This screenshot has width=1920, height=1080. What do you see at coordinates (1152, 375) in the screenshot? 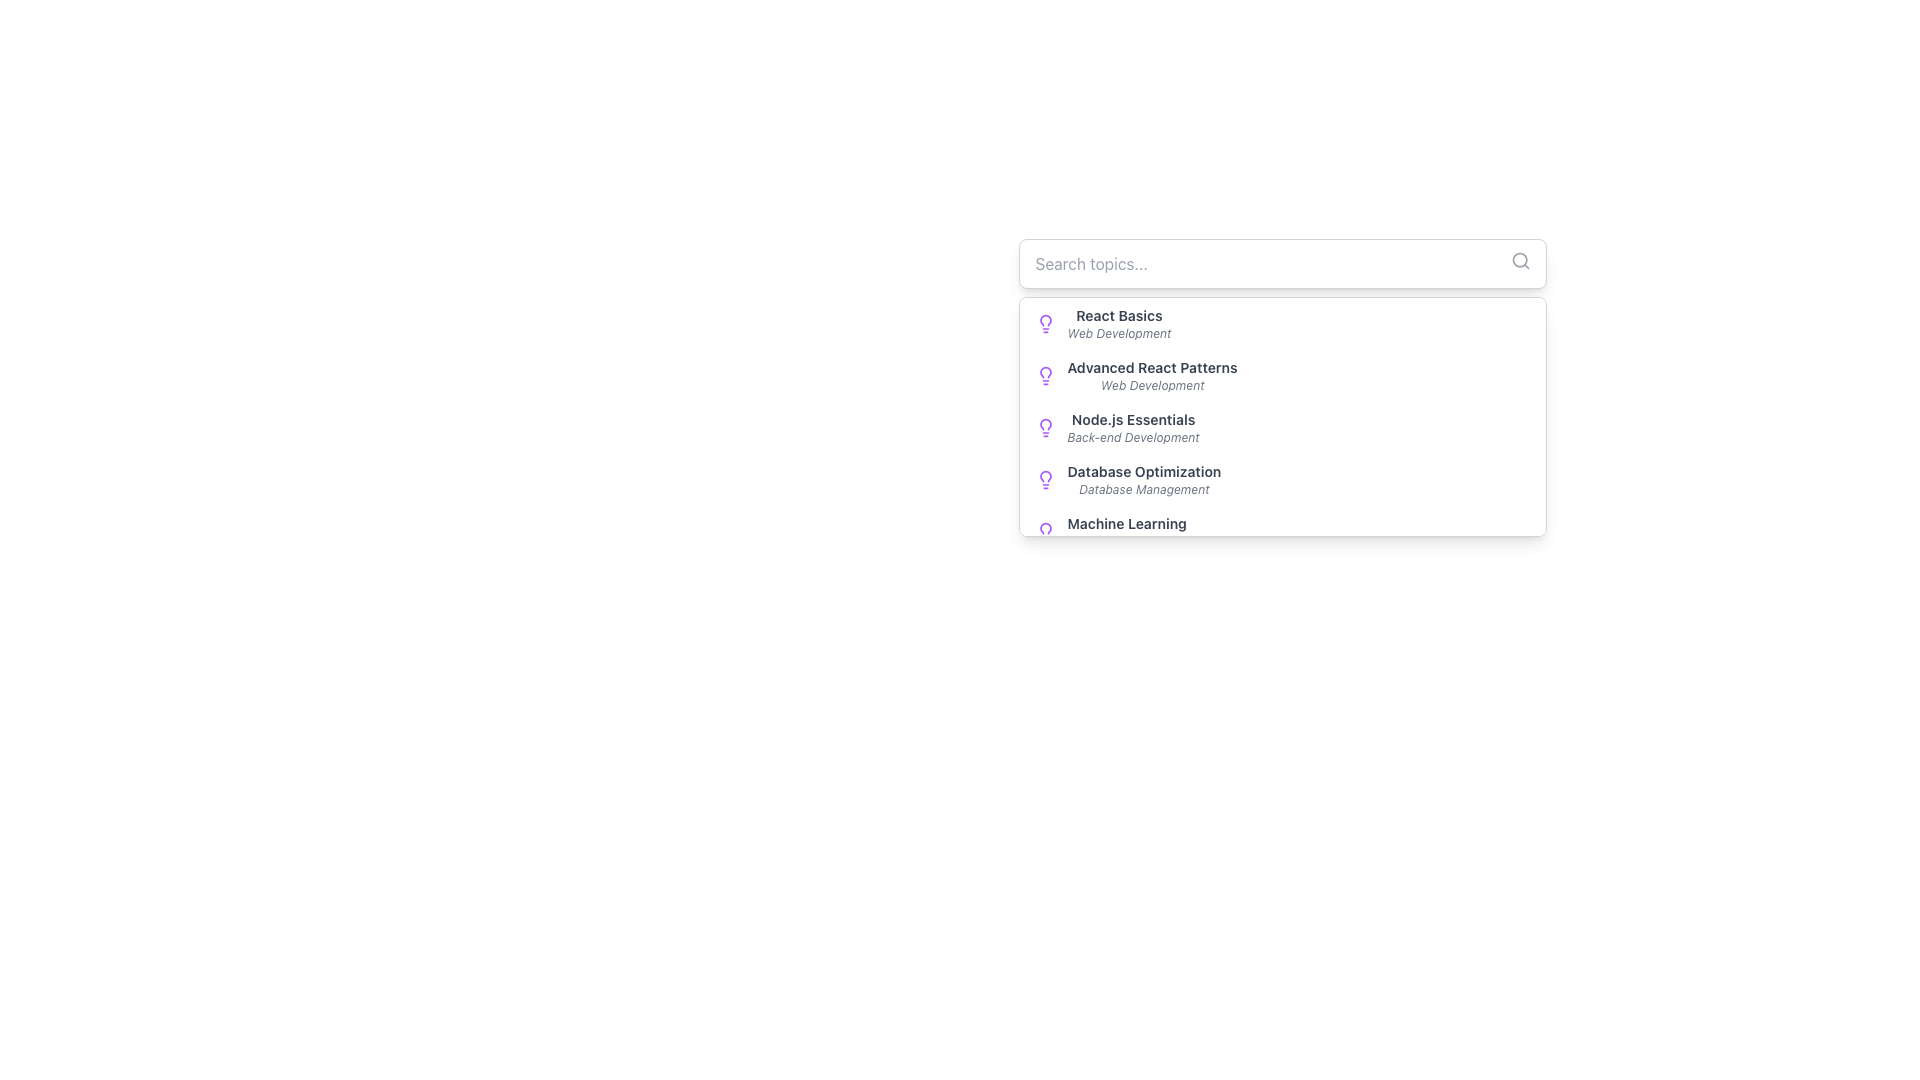
I see `the selectable list item labeled 'Advanced React Patterns' in the vertical list under 'Search topics...'` at bounding box center [1152, 375].